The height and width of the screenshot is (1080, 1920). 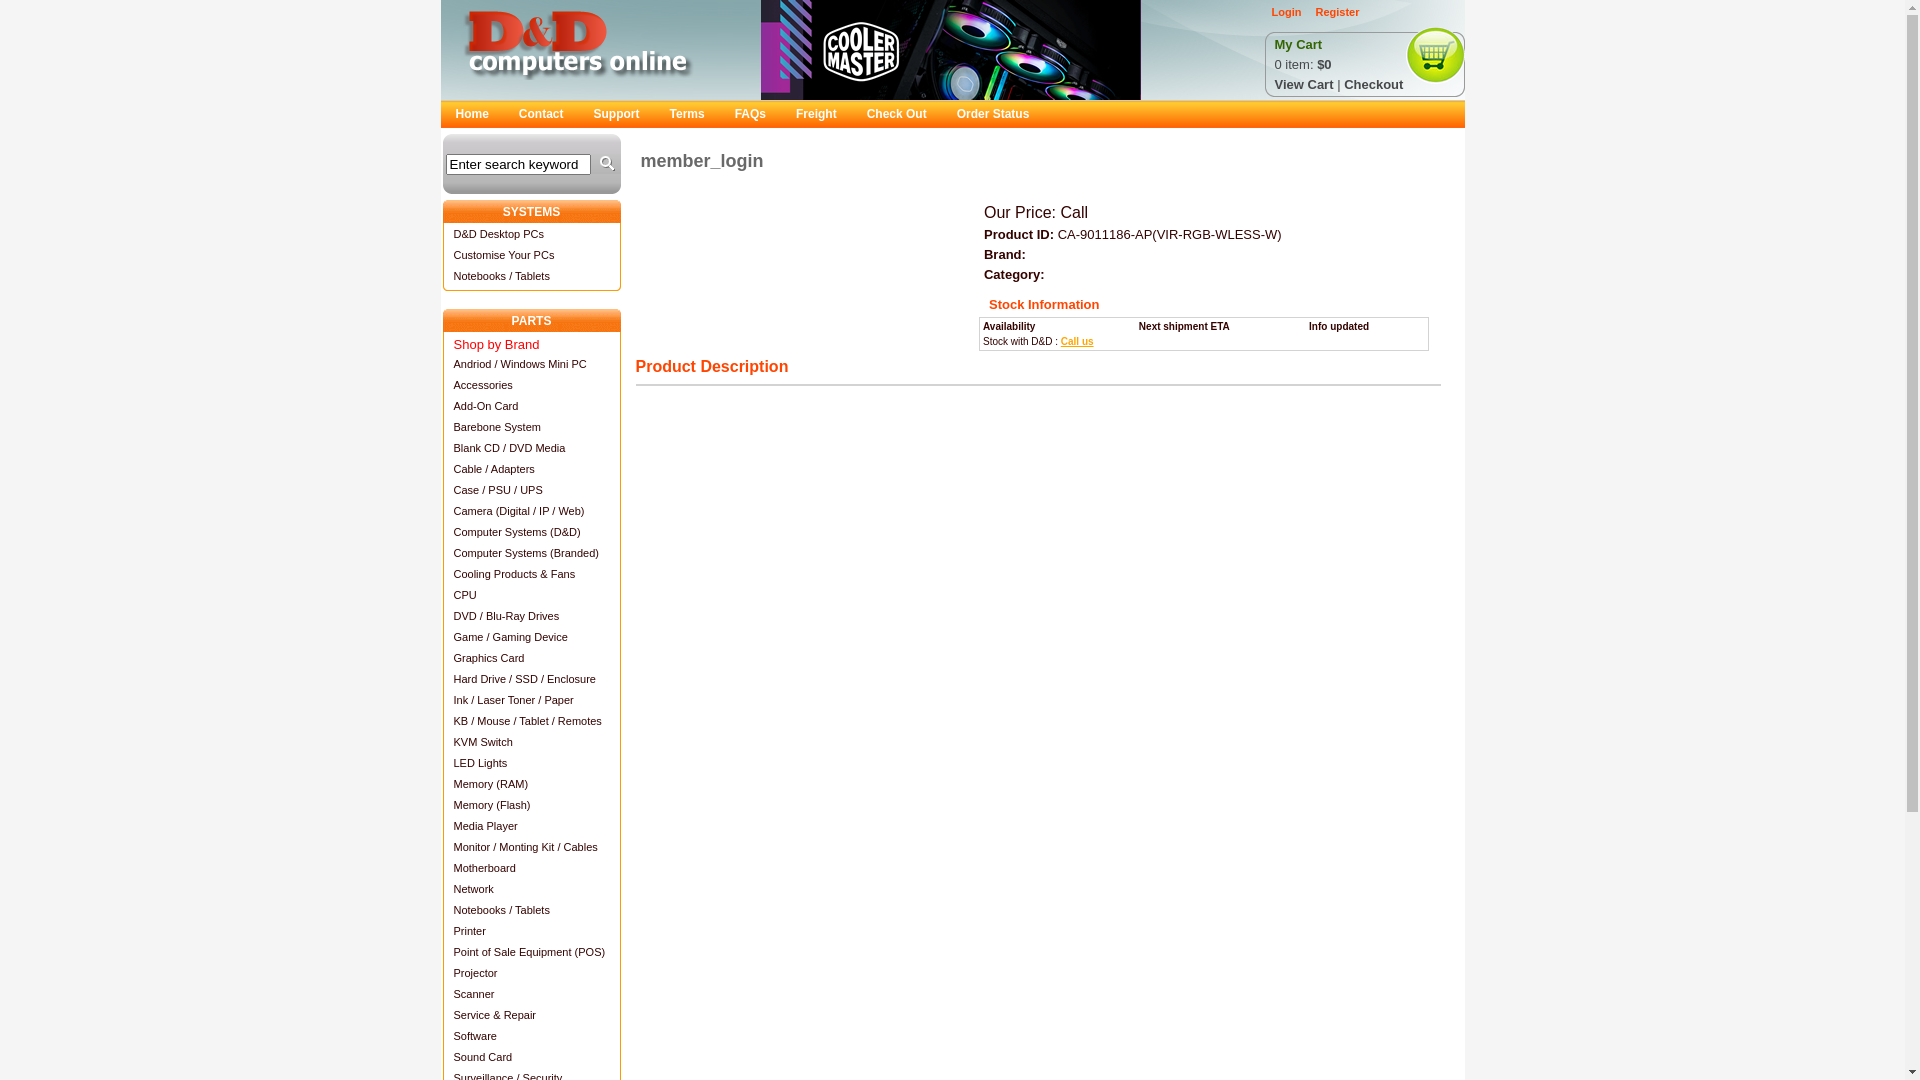 I want to click on 'Add-On Card', so click(x=531, y=405).